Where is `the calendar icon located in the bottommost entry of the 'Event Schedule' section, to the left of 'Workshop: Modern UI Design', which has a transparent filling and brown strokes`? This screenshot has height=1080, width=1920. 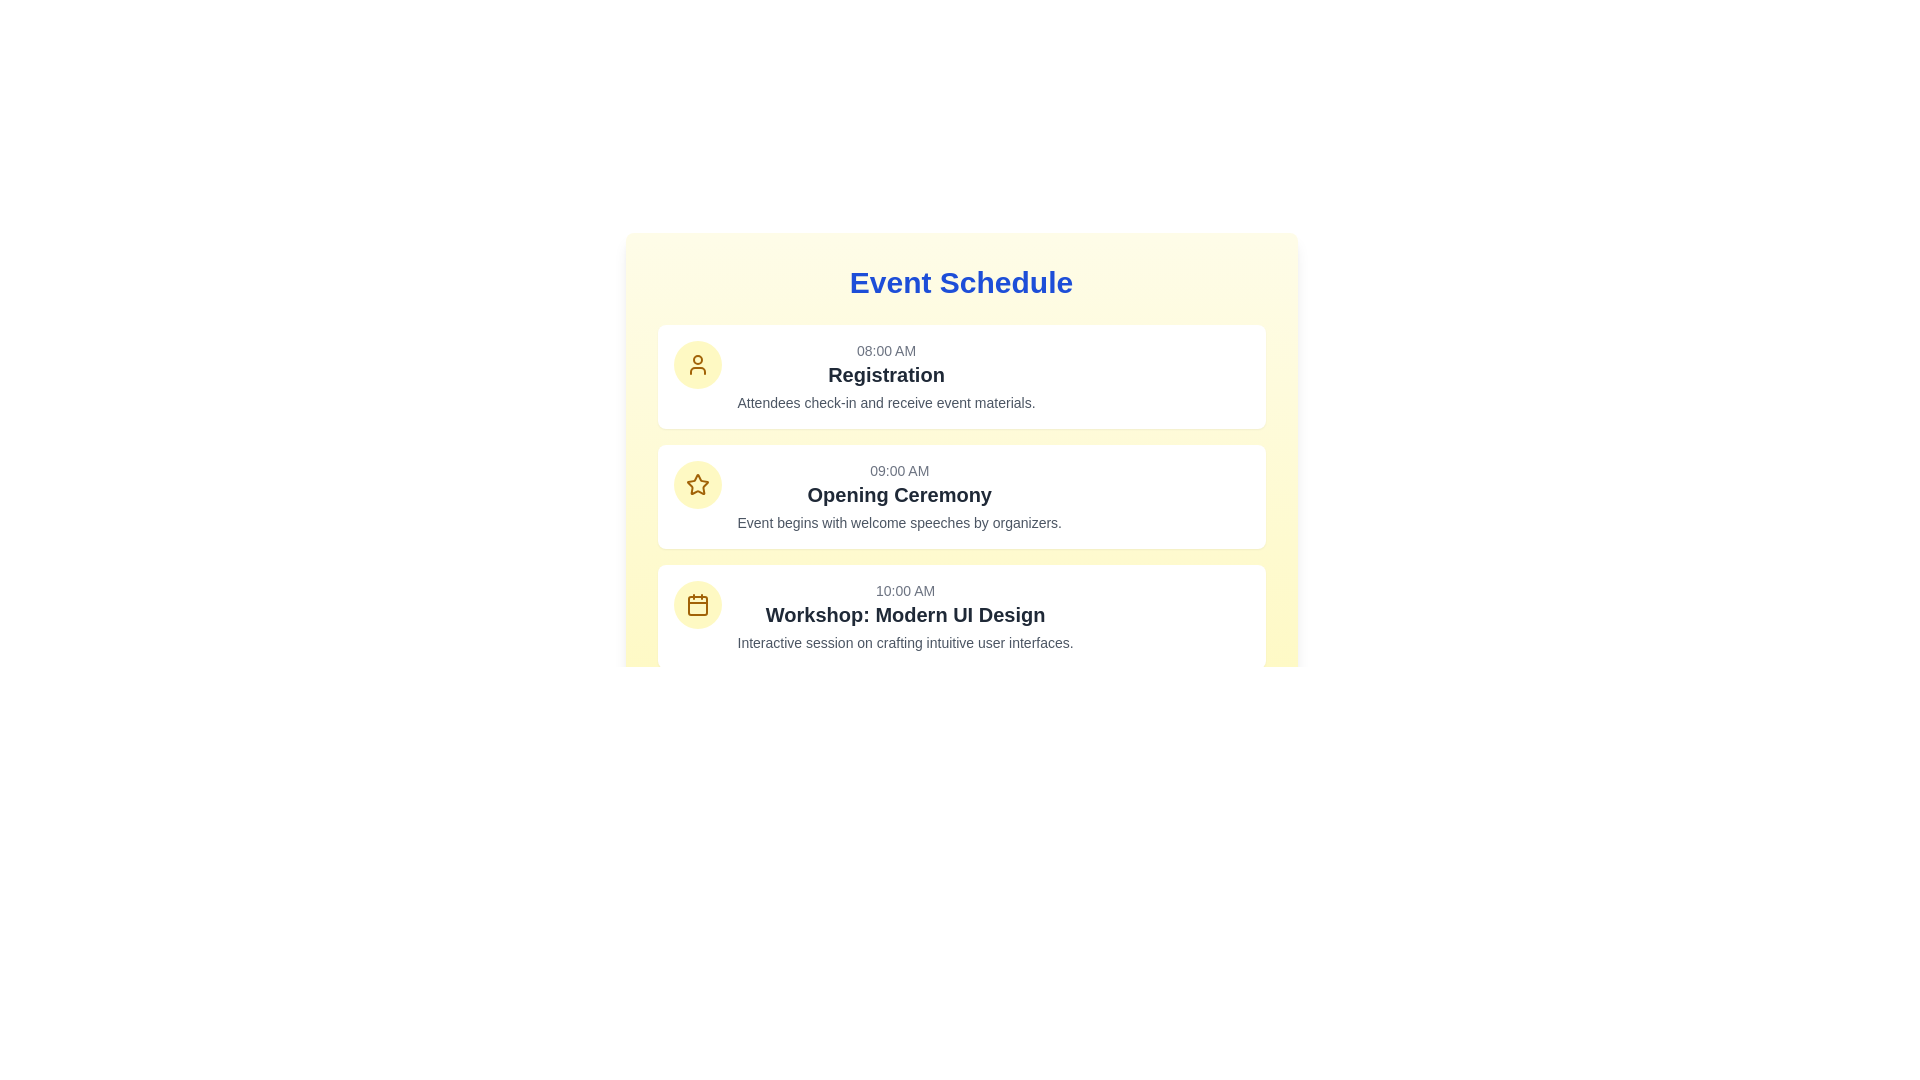
the calendar icon located in the bottommost entry of the 'Event Schedule' section, to the left of 'Workshop: Modern UI Design', which has a transparent filling and brown strokes is located at coordinates (697, 604).